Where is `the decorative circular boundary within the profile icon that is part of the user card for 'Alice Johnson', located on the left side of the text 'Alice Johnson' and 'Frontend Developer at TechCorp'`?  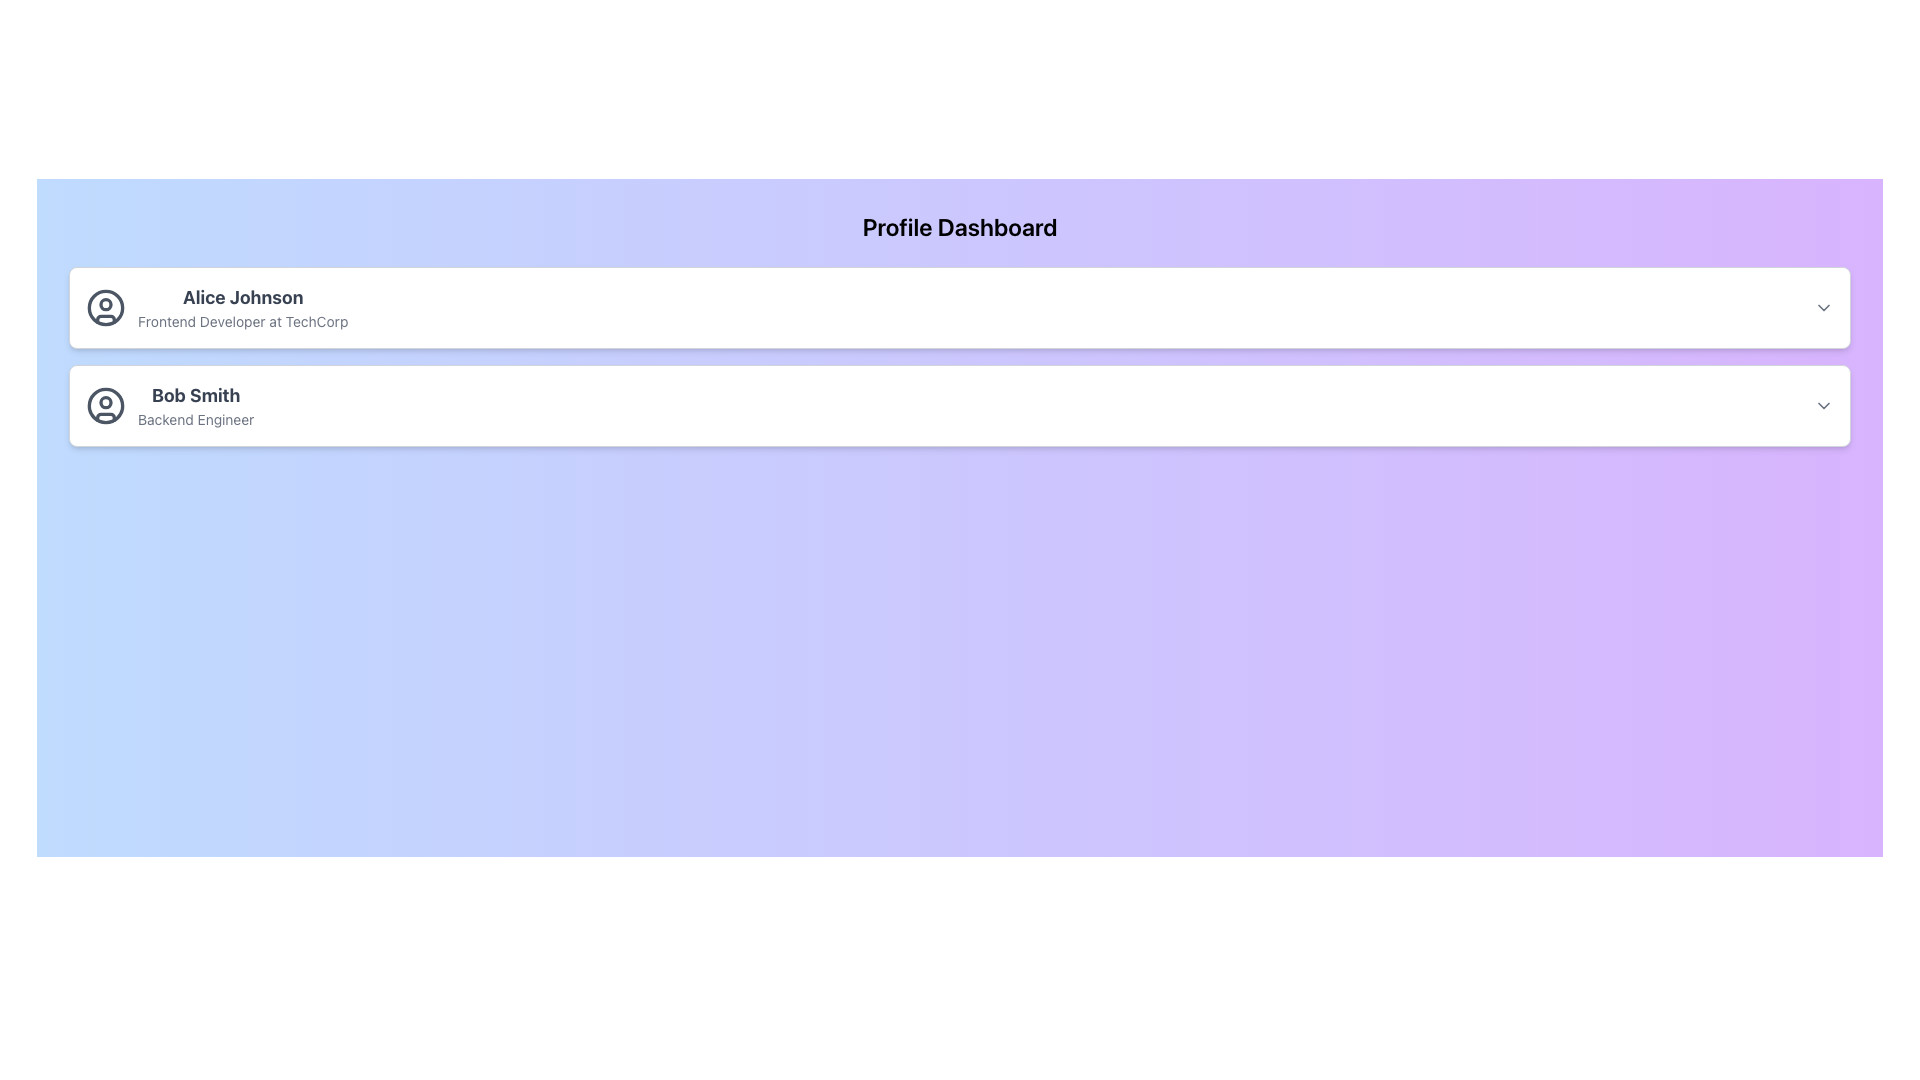 the decorative circular boundary within the profile icon that is part of the user card for 'Alice Johnson', located on the left side of the text 'Alice Johnson' and 'Frontend Developer at TechCorp' is located at coordinates (104, 308).